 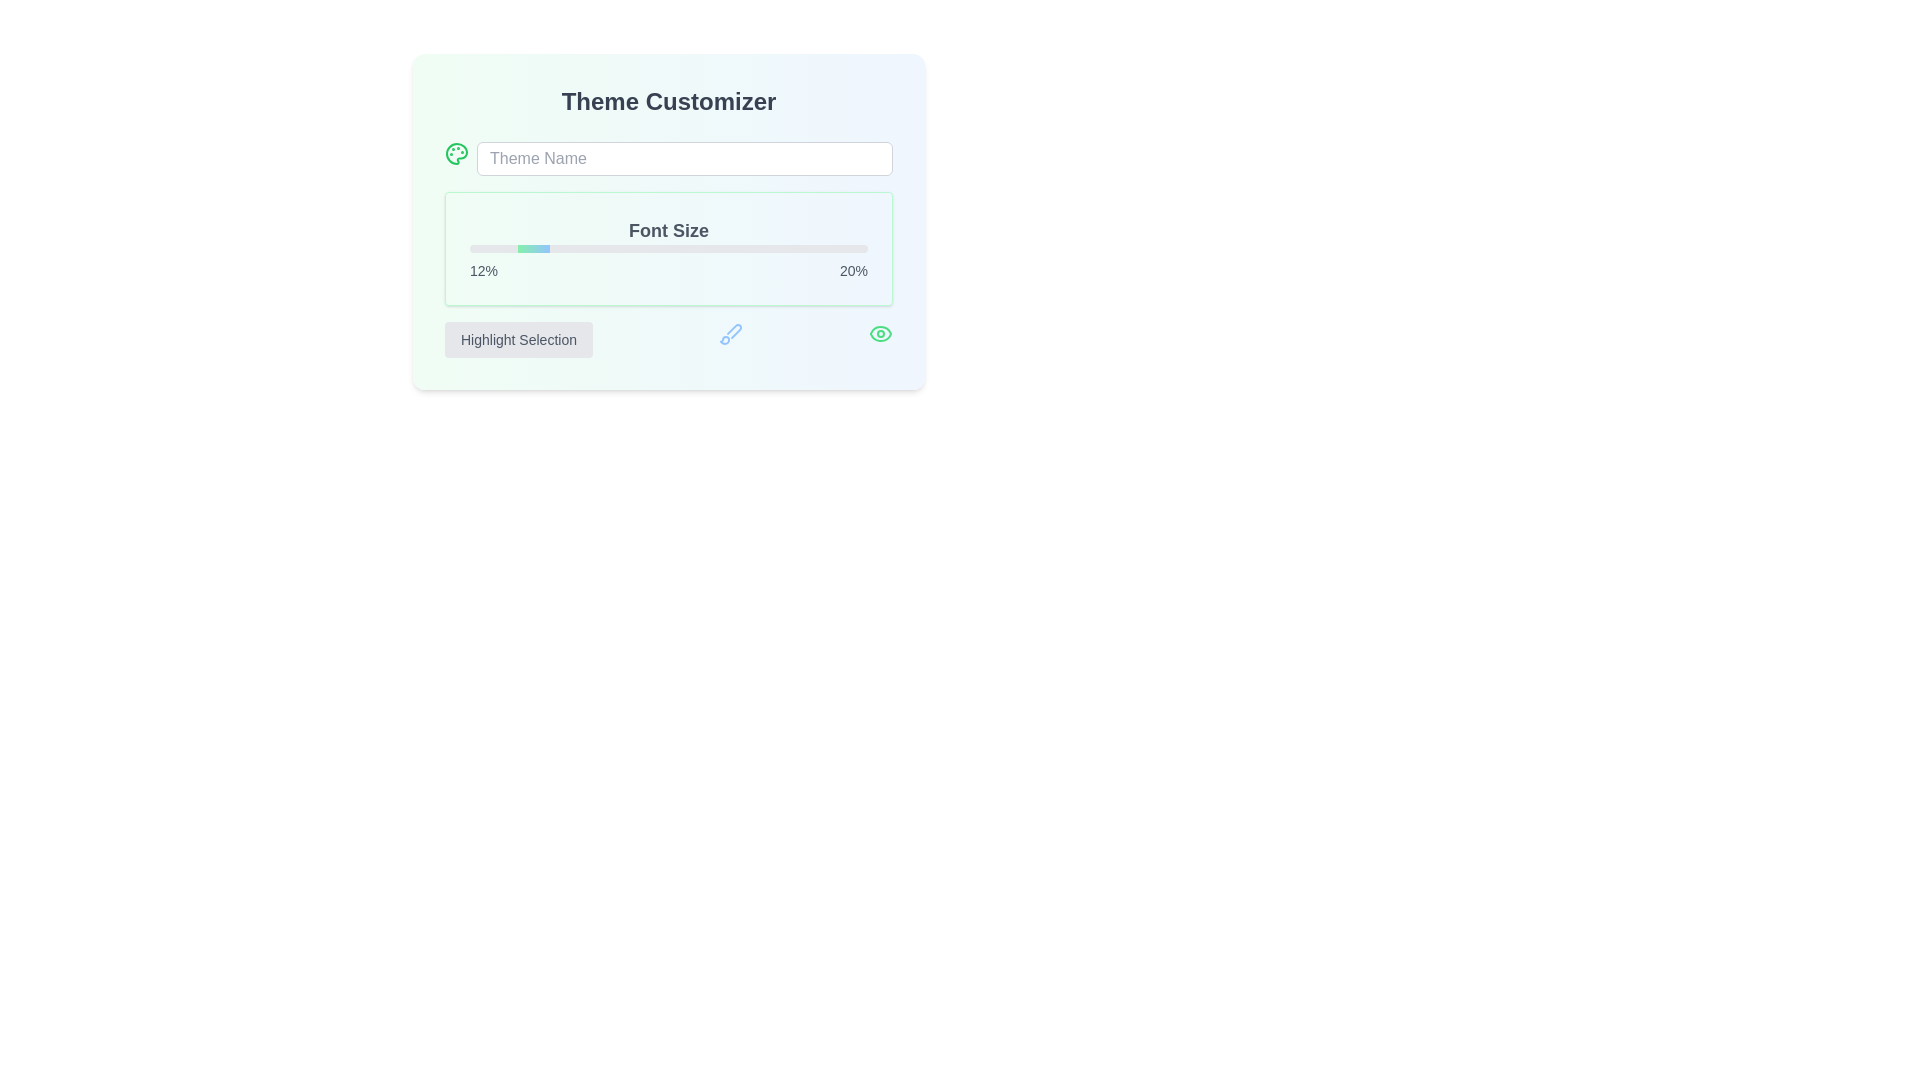 What do you see at coordinates (572, 248) in the screenshot?
I see `the font size` at bounding box center [572, 248].